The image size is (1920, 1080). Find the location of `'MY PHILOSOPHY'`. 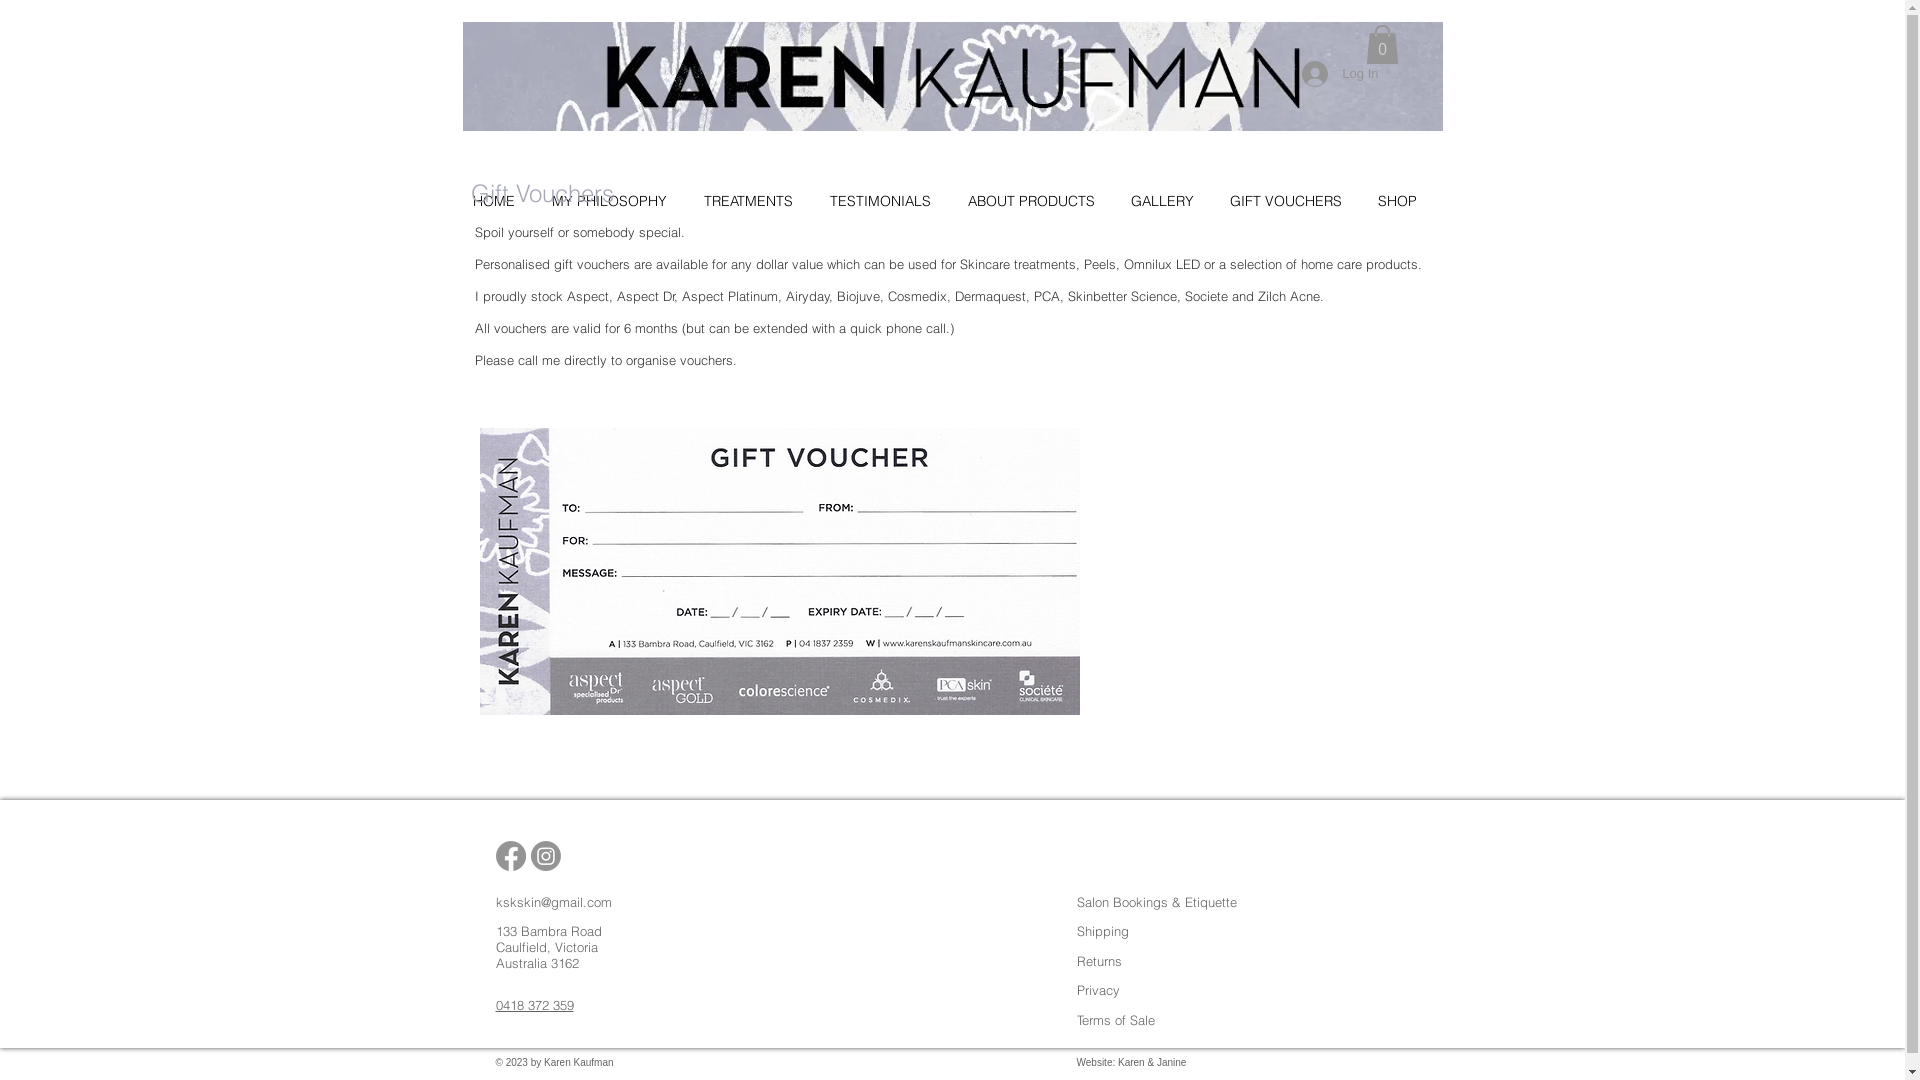

'MY PHILOSOPHY' is located at coordinates (542, 200).